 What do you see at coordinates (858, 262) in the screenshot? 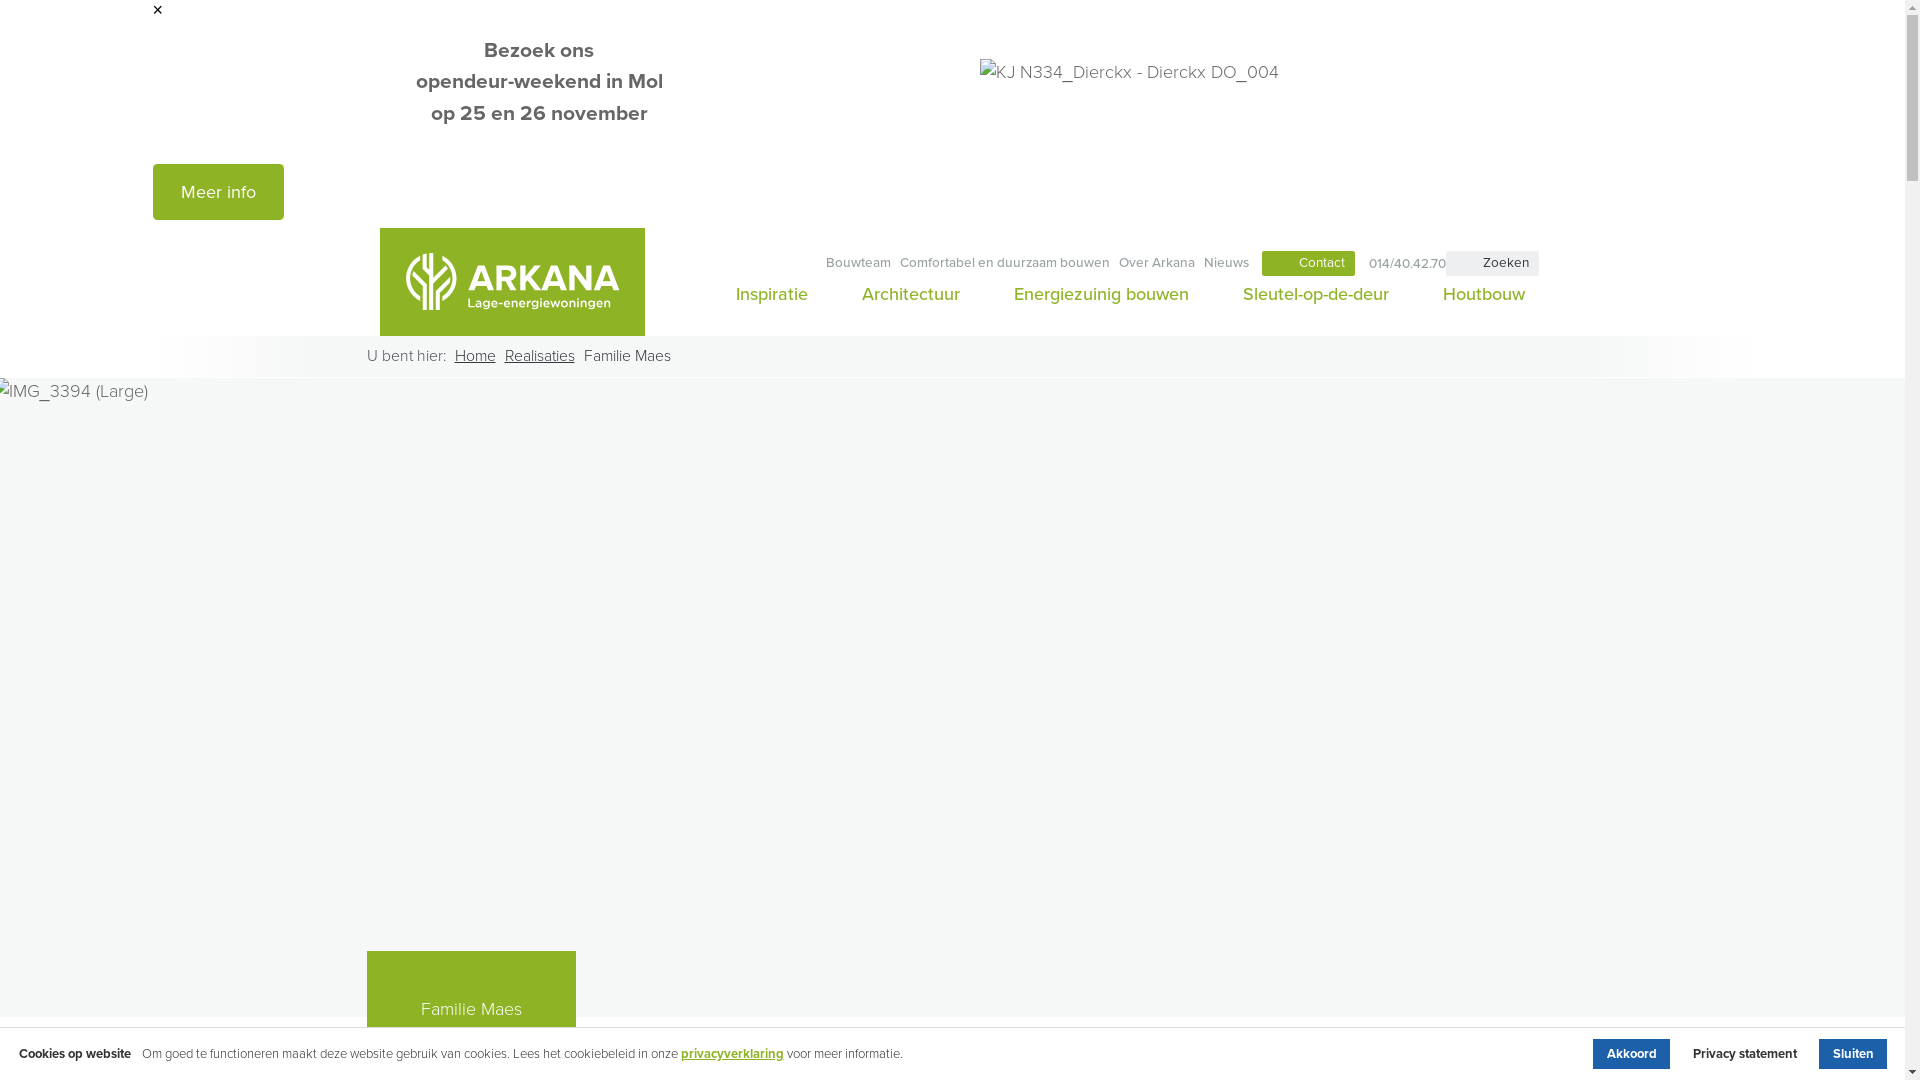
I see `'Bouwteam'` at bounding box center [858, 262].